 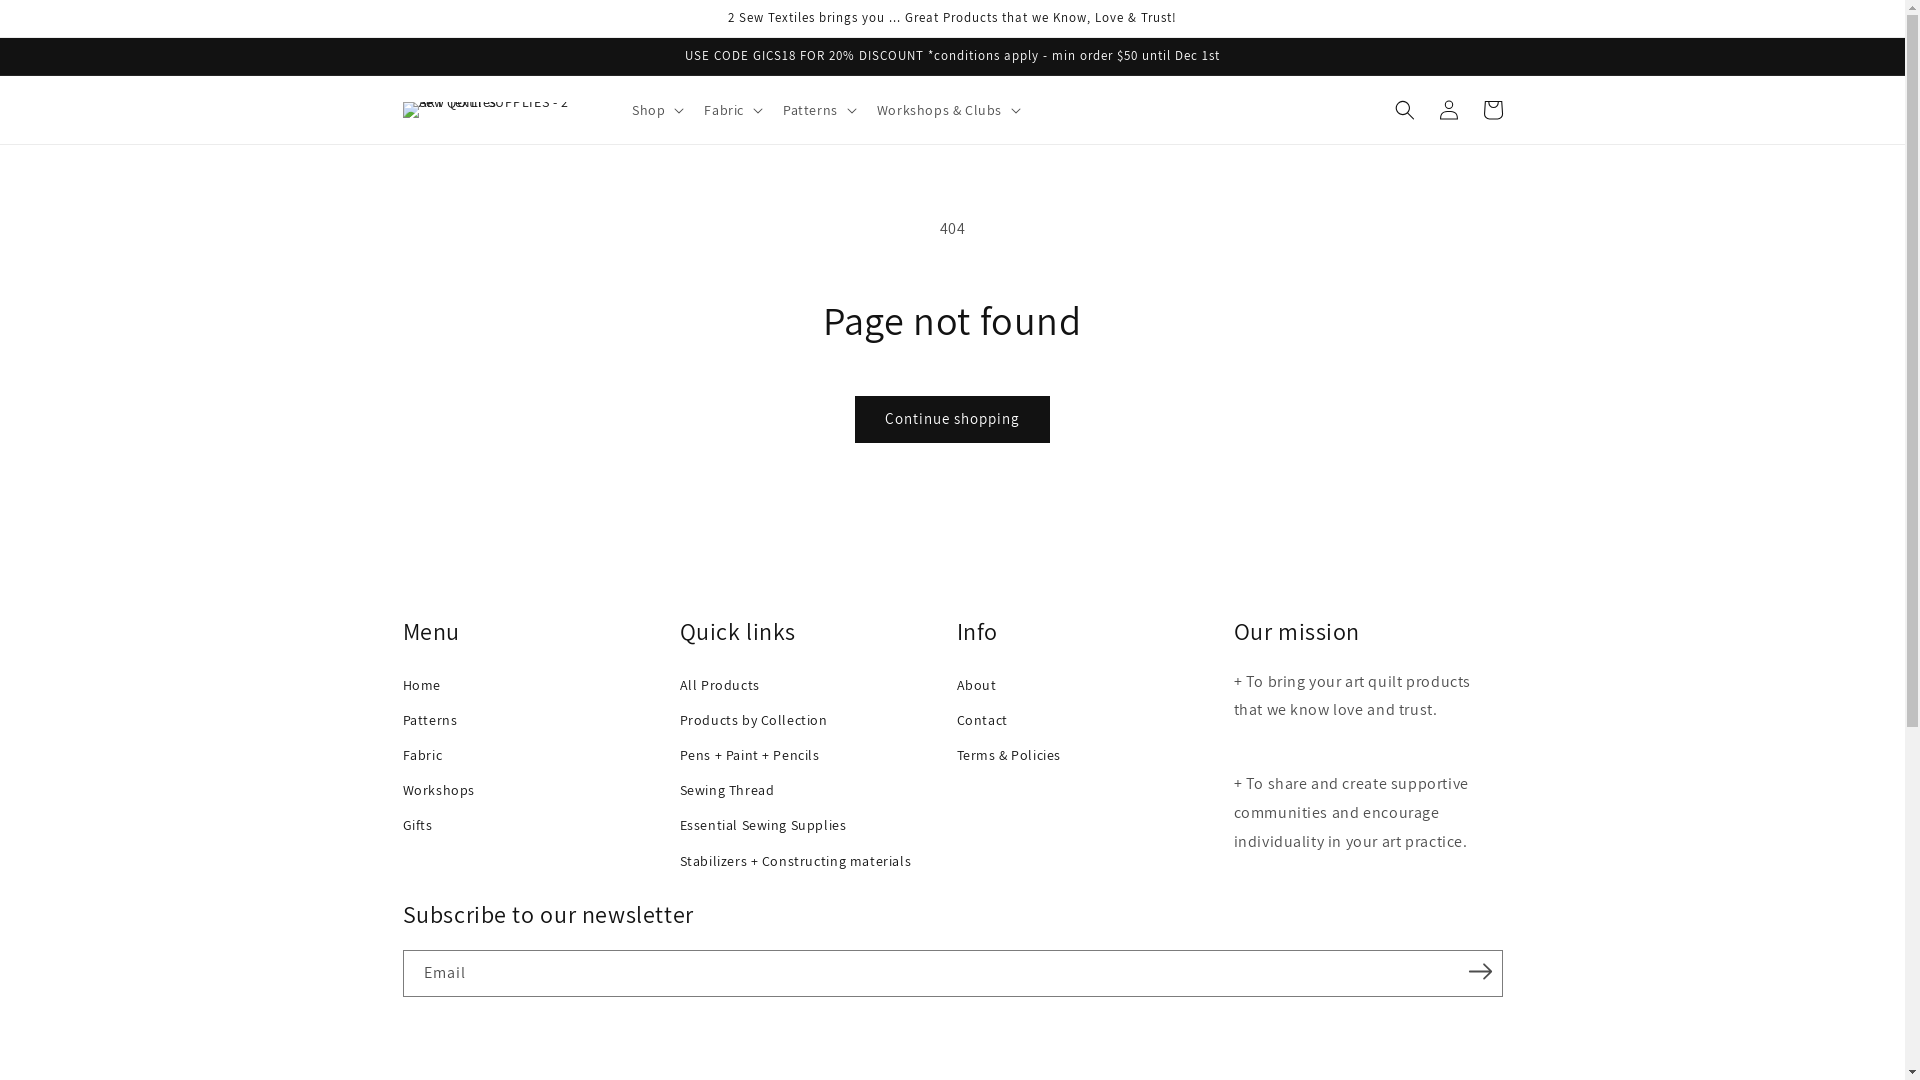 I want to click on 'Pens + Paint + Pencils', so click(x=814, y=755).